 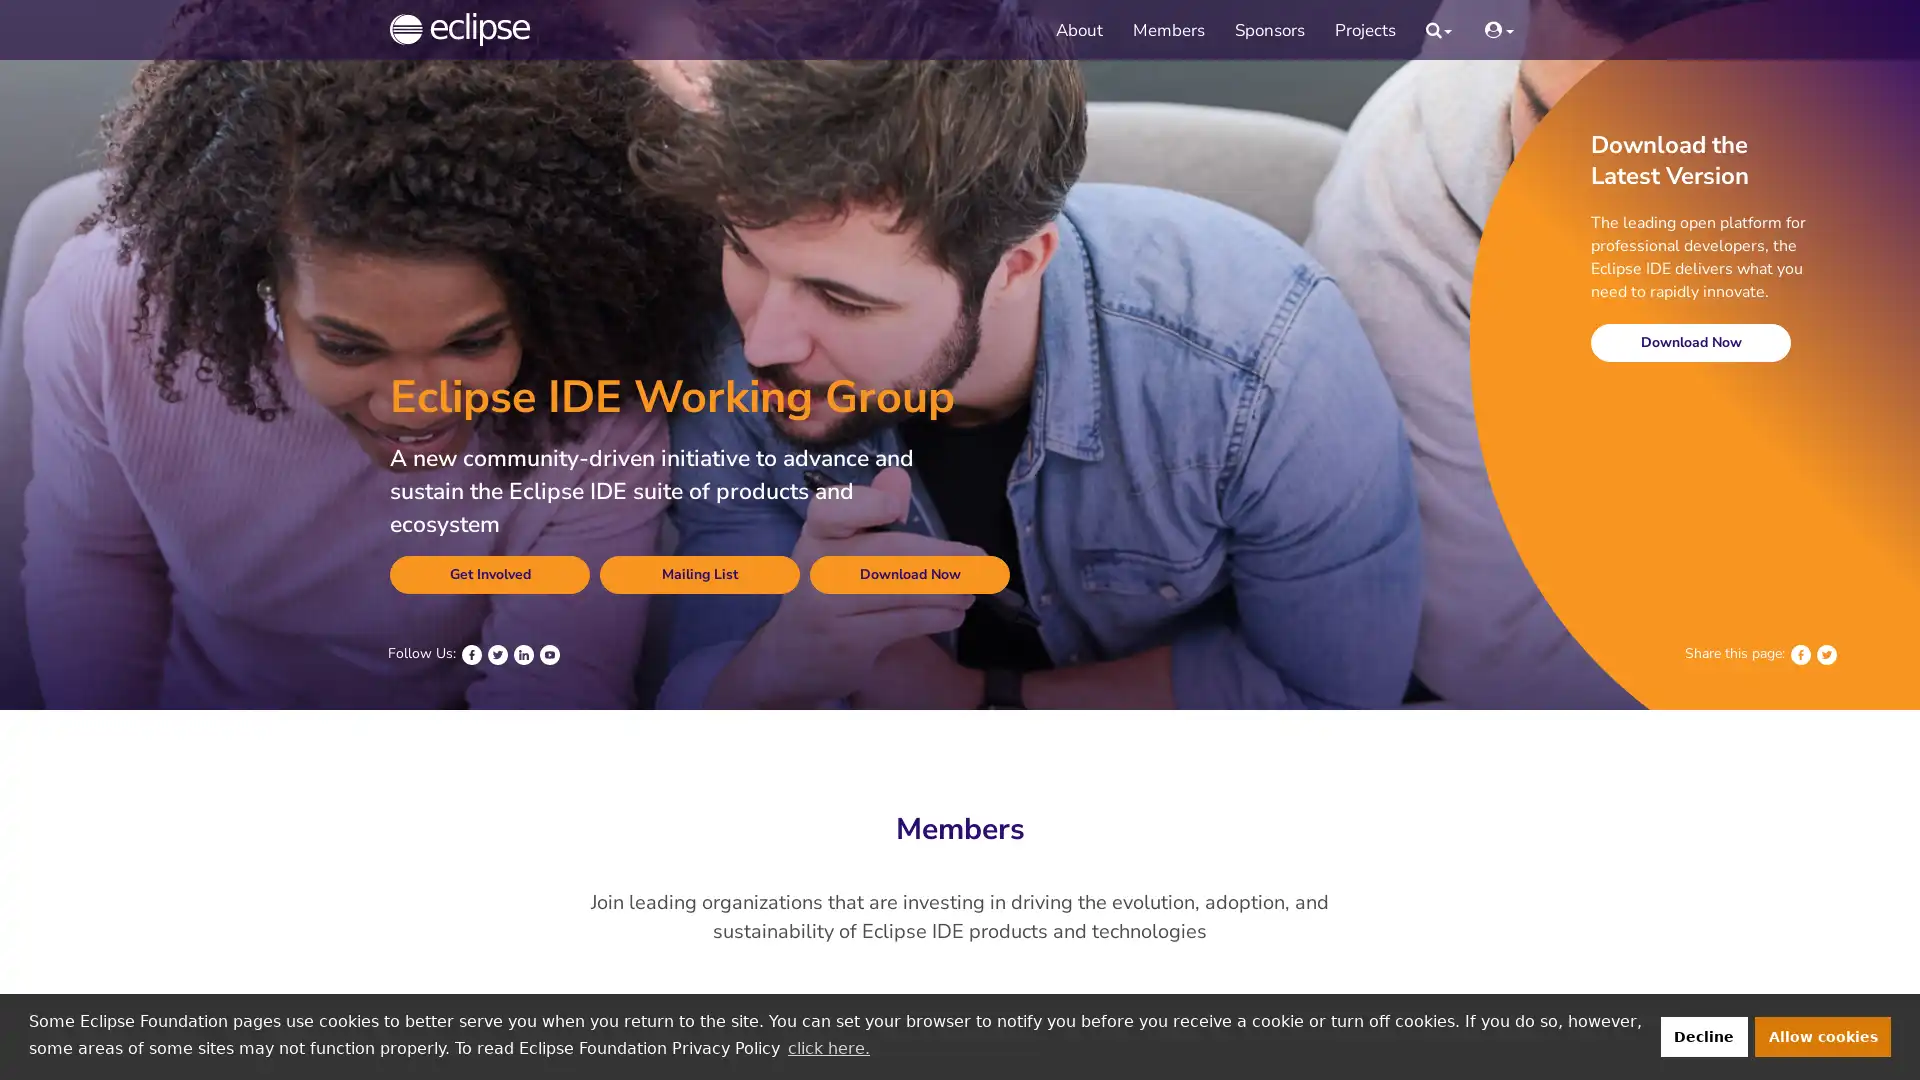 What do you see at coordinates (1702, 1035) in the screenshot?
I see `deny cookies` at bounding box center [1702, 1035].